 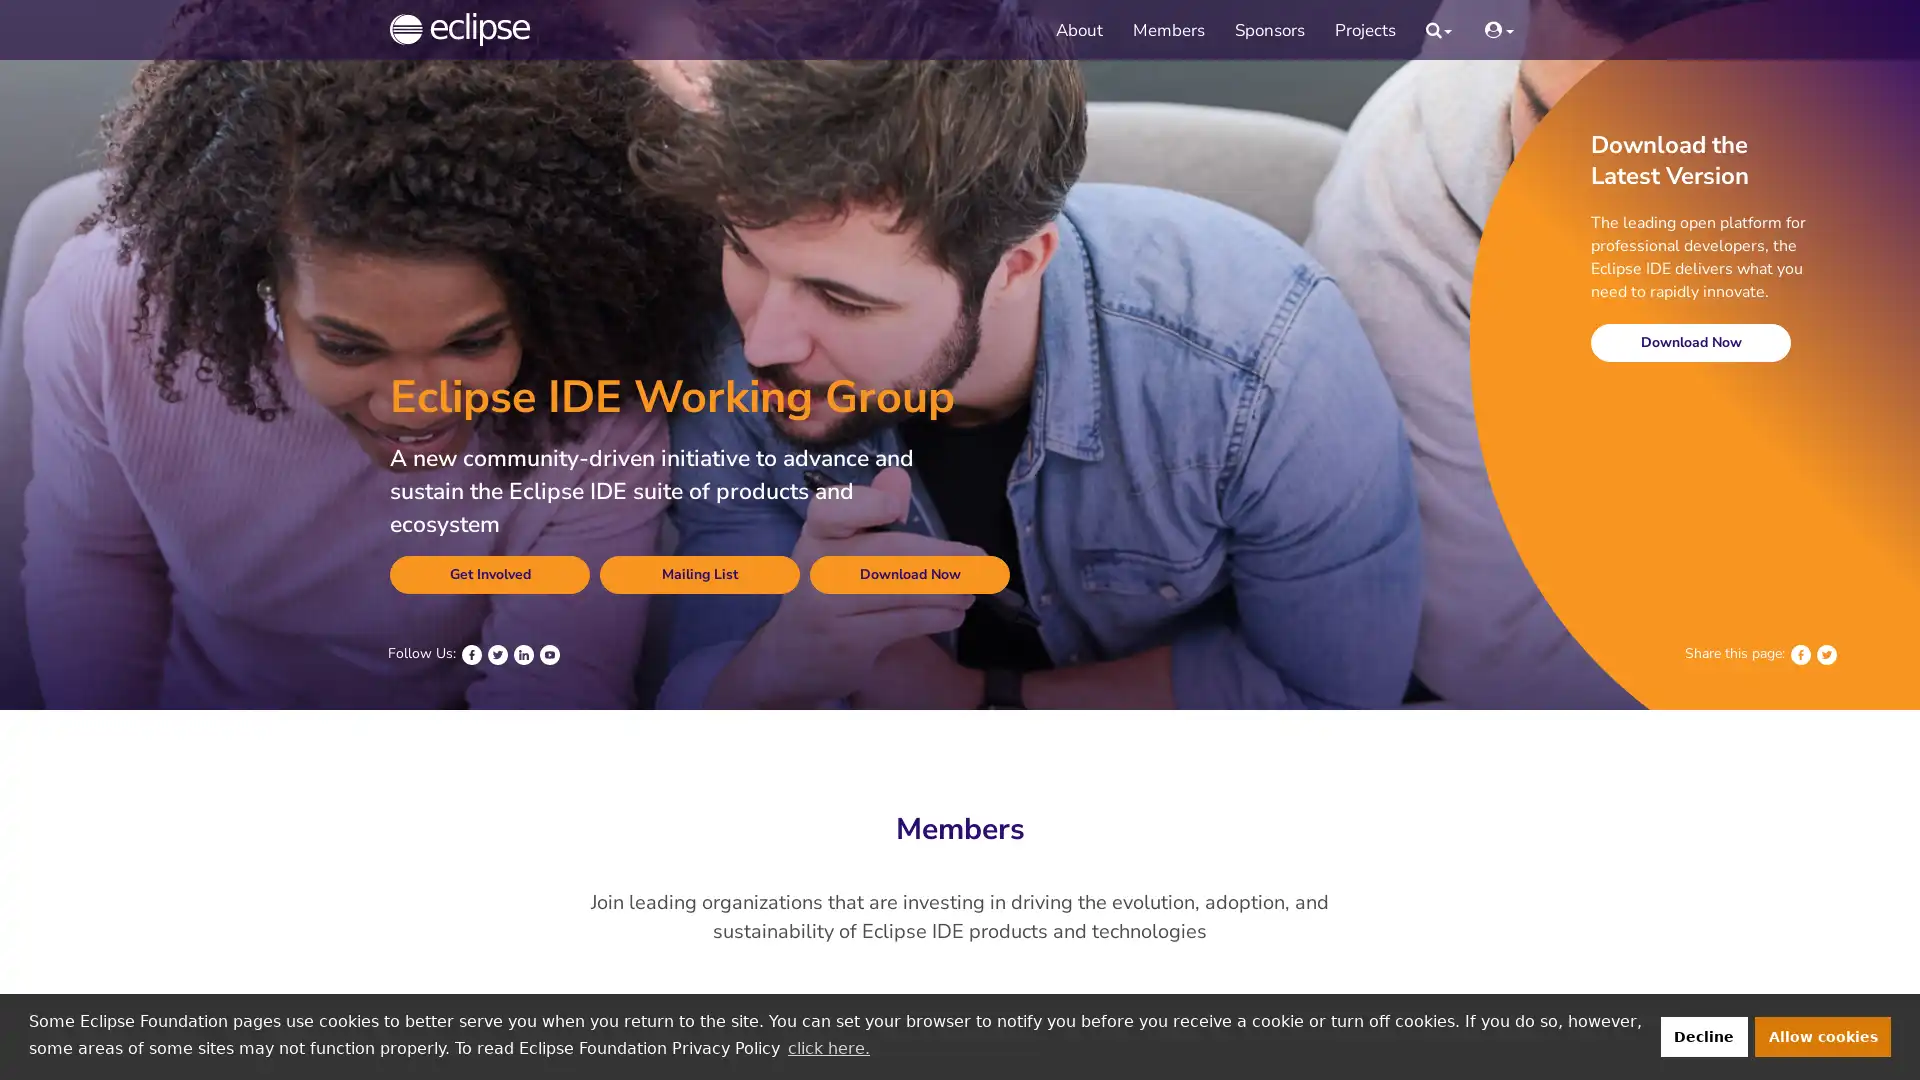 What do you see at coordinates (1702, 1035) in the screenshot?
I see `deny cookies` at bounding box center [1702, 1035].